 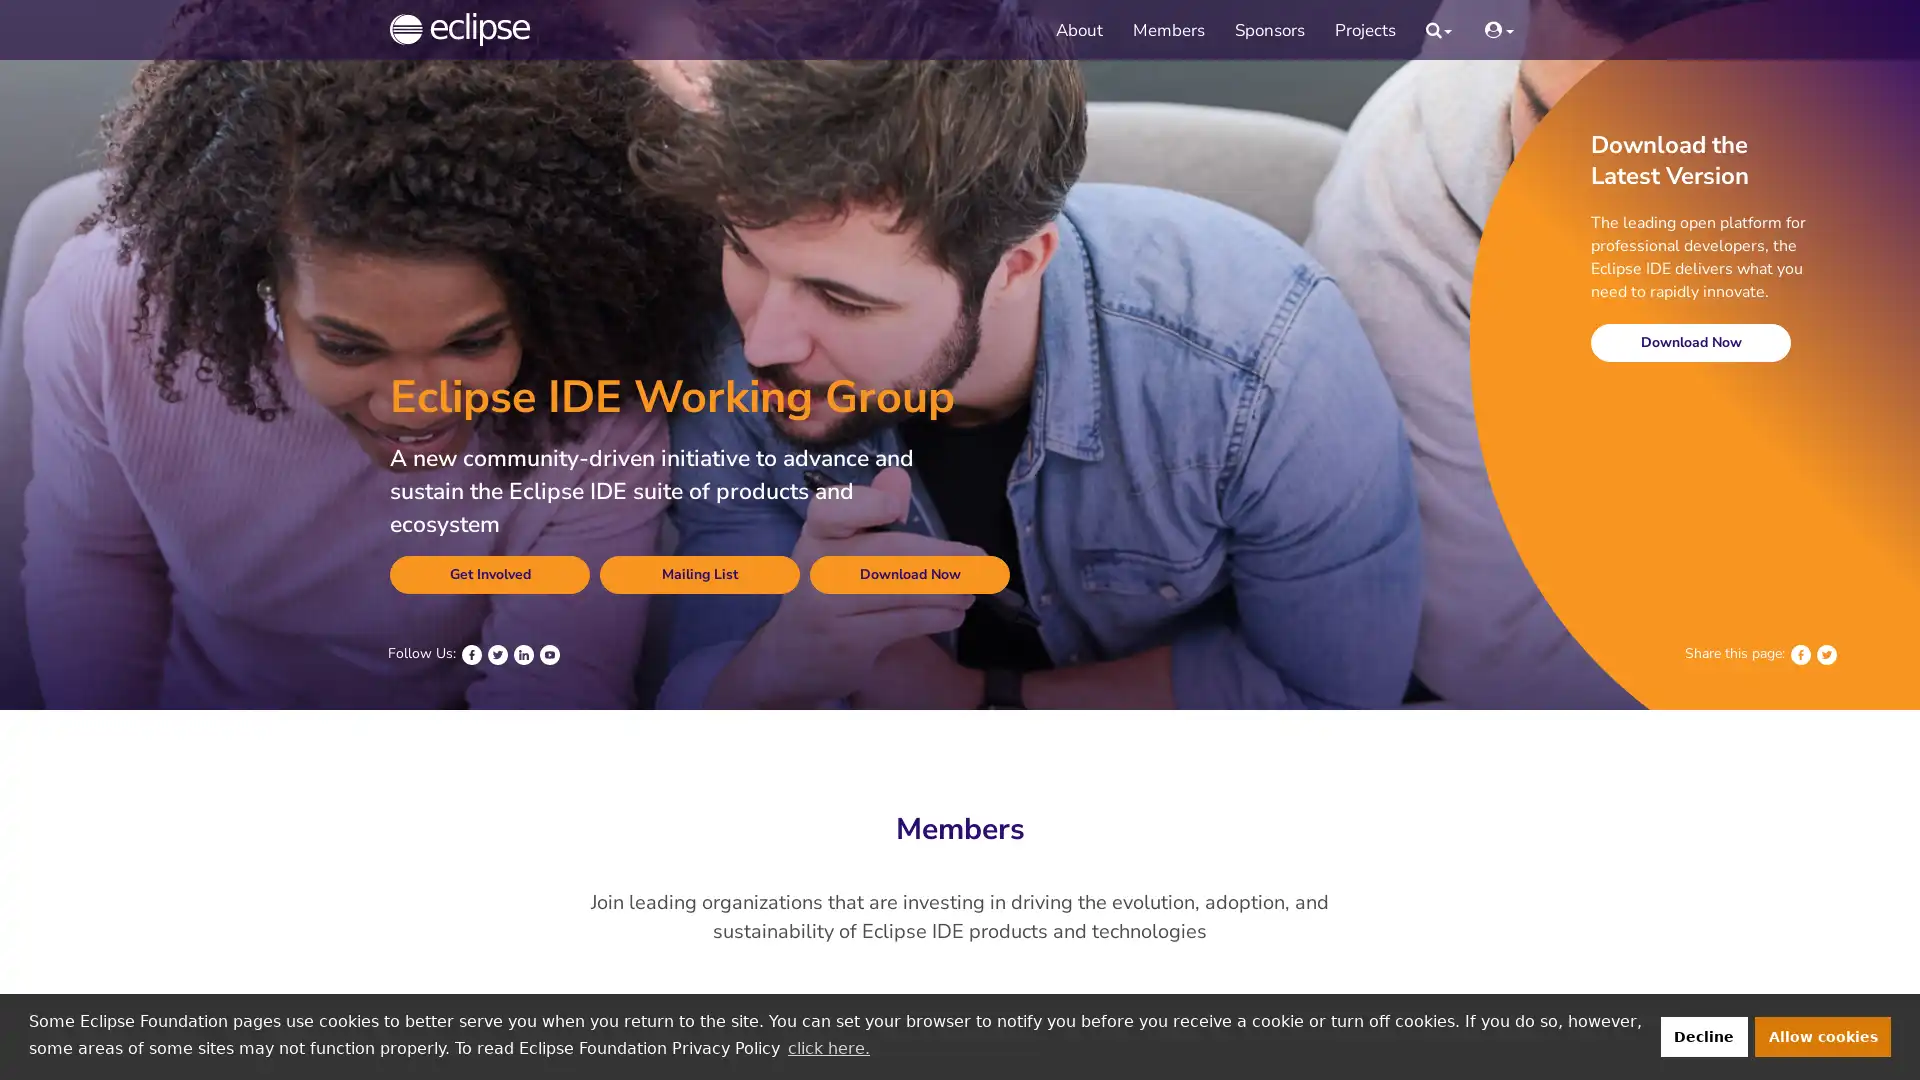 What do you see at coordinates (1702, 1035) in the screenshot?
I see `deny cookies` at bounding box center [1702, 1035].